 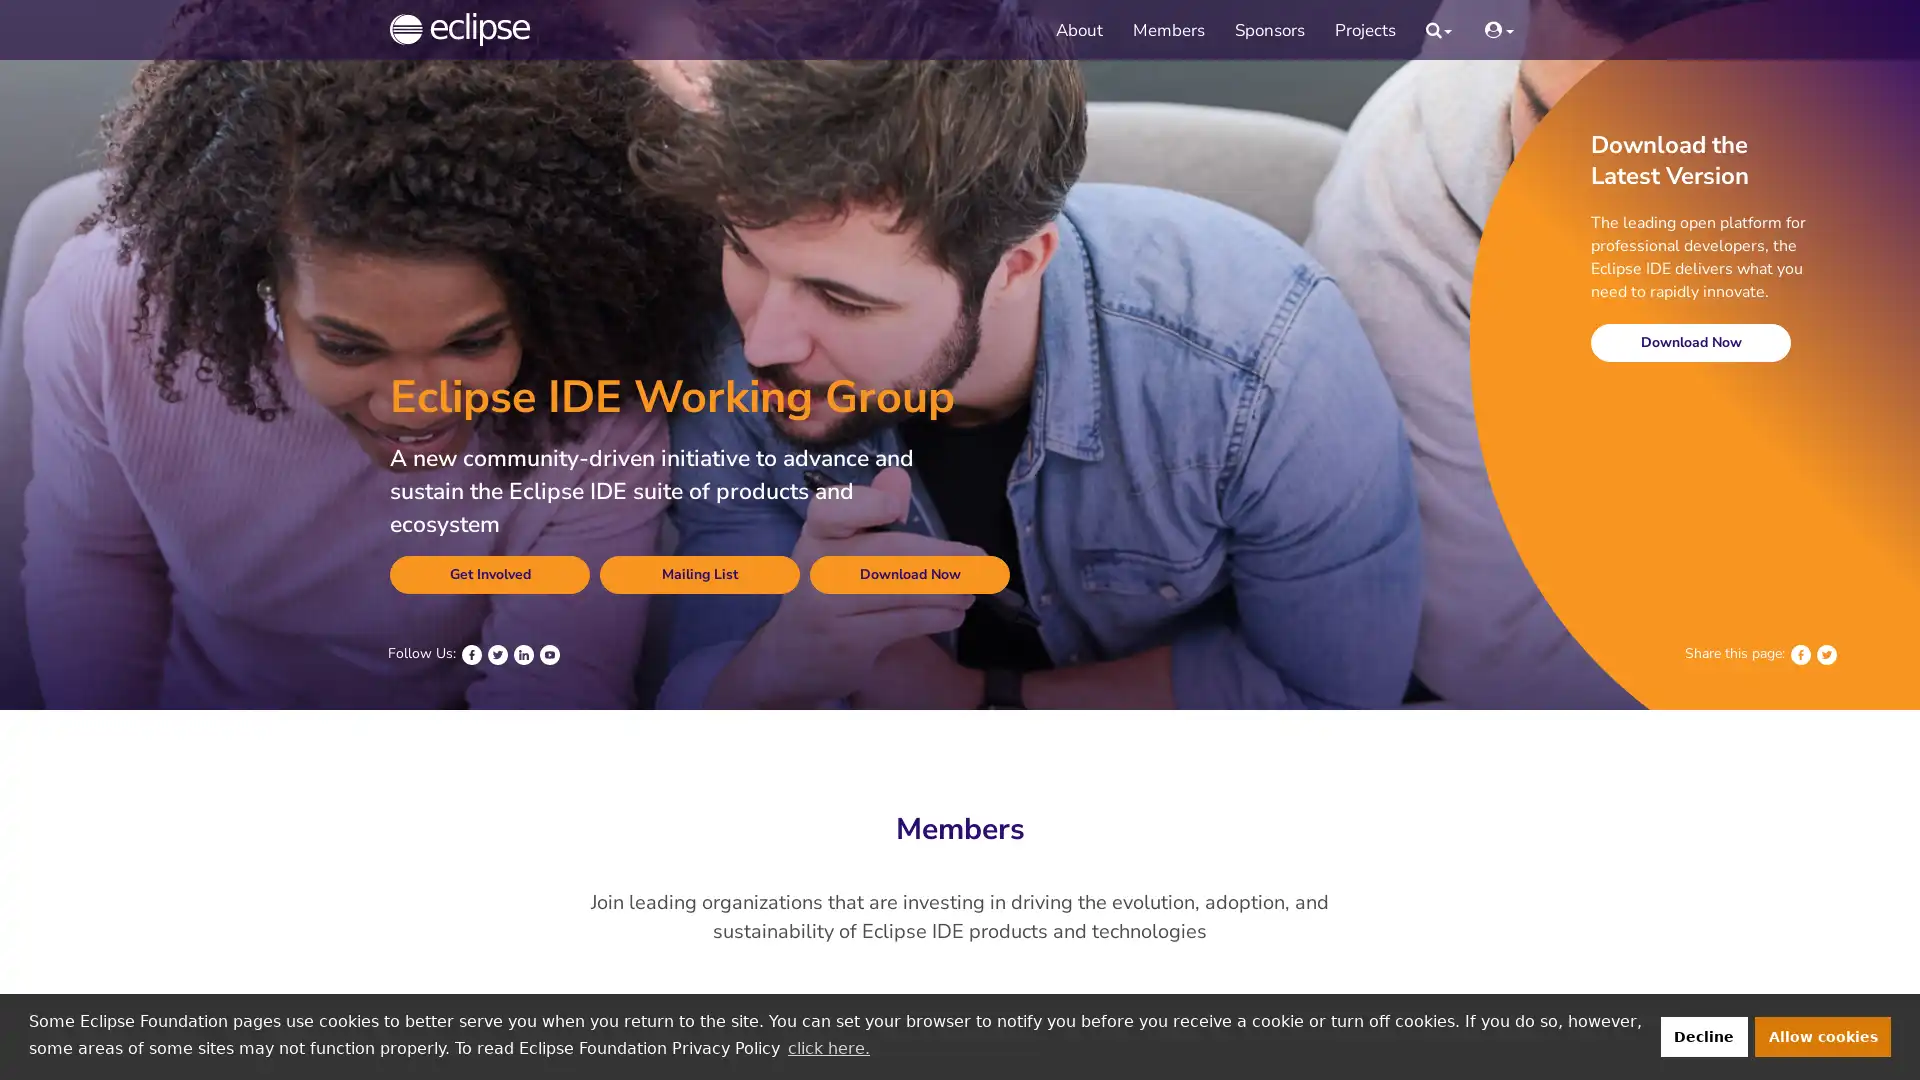 What do you see at coordinates (1702, 1035) in the screenshot?
I see `deny cookies` at bounding box center [1702, 1035].